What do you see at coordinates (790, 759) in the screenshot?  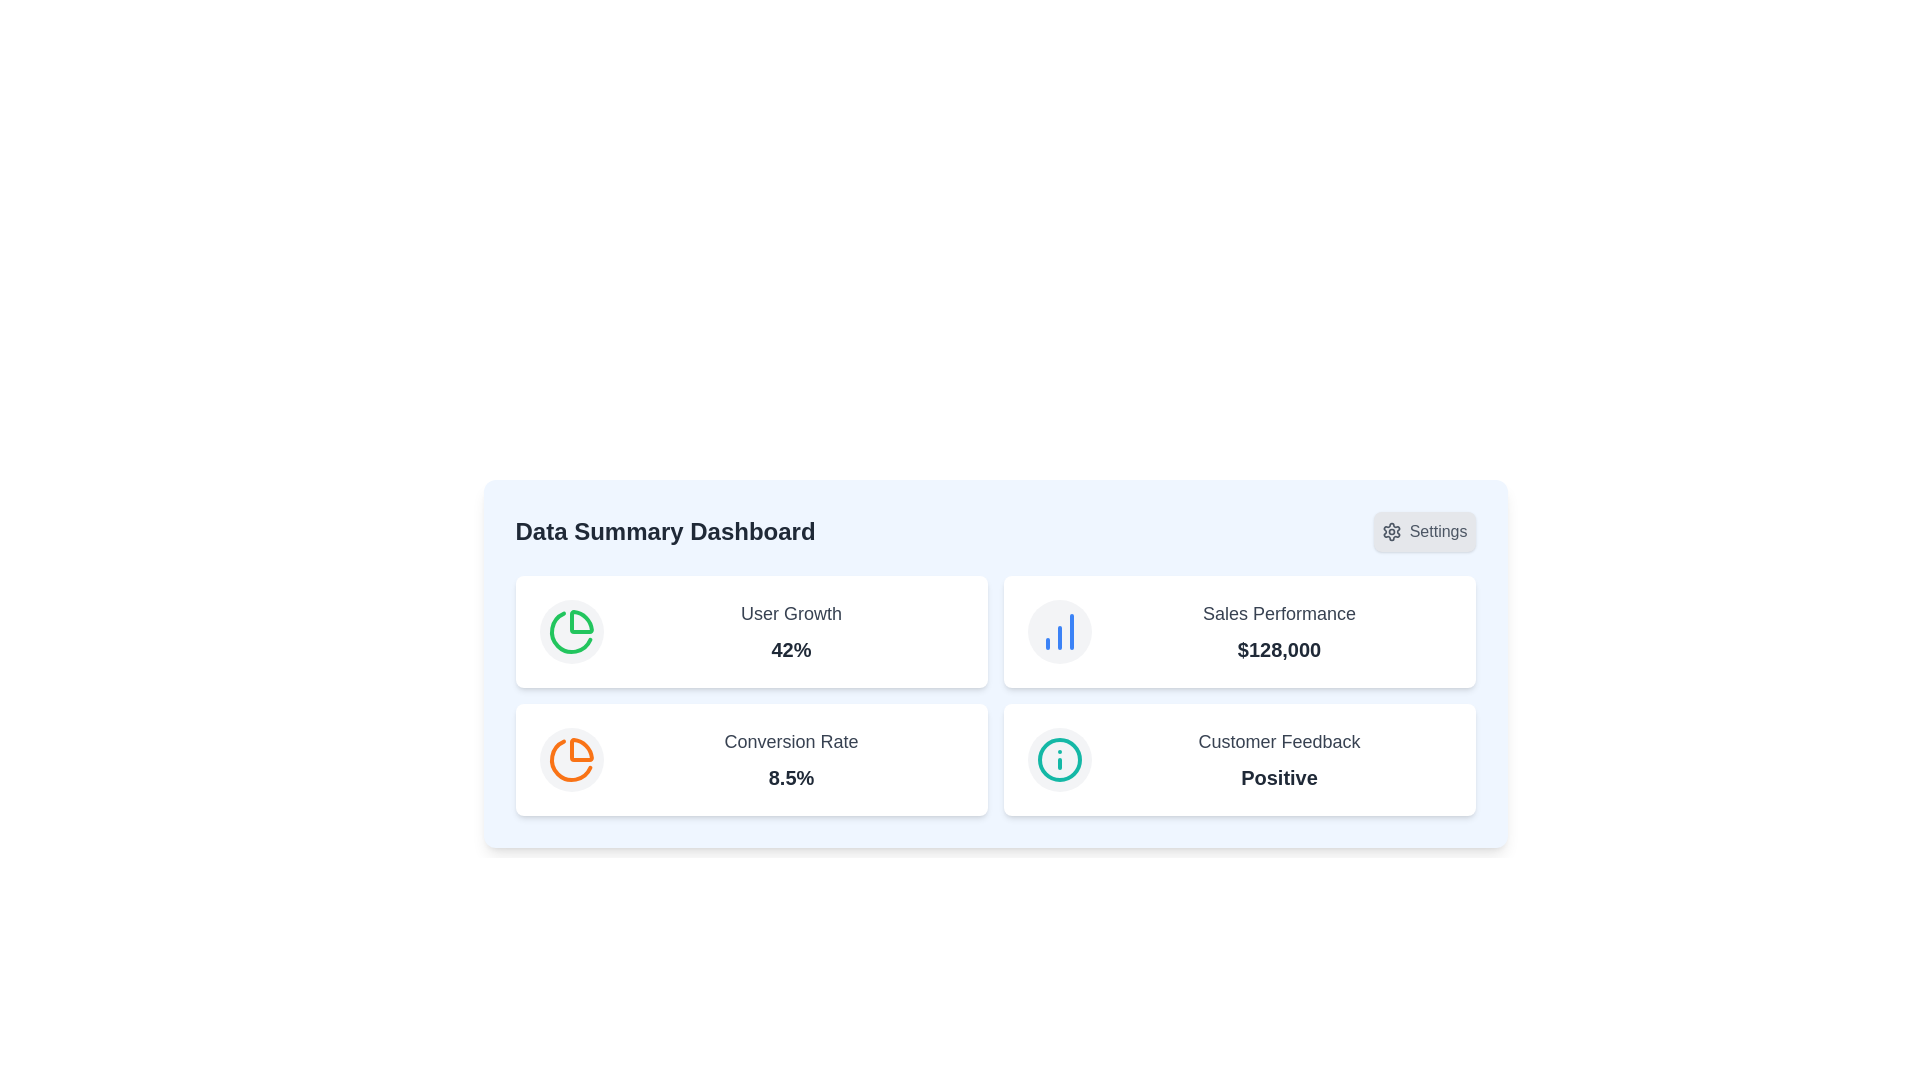 I see `informational text that provides a summary of the conversion rate percentage, located in the bottom-left card of a grid, directly to the right of the orange pie chart icon` at bounding box center [790, 759].